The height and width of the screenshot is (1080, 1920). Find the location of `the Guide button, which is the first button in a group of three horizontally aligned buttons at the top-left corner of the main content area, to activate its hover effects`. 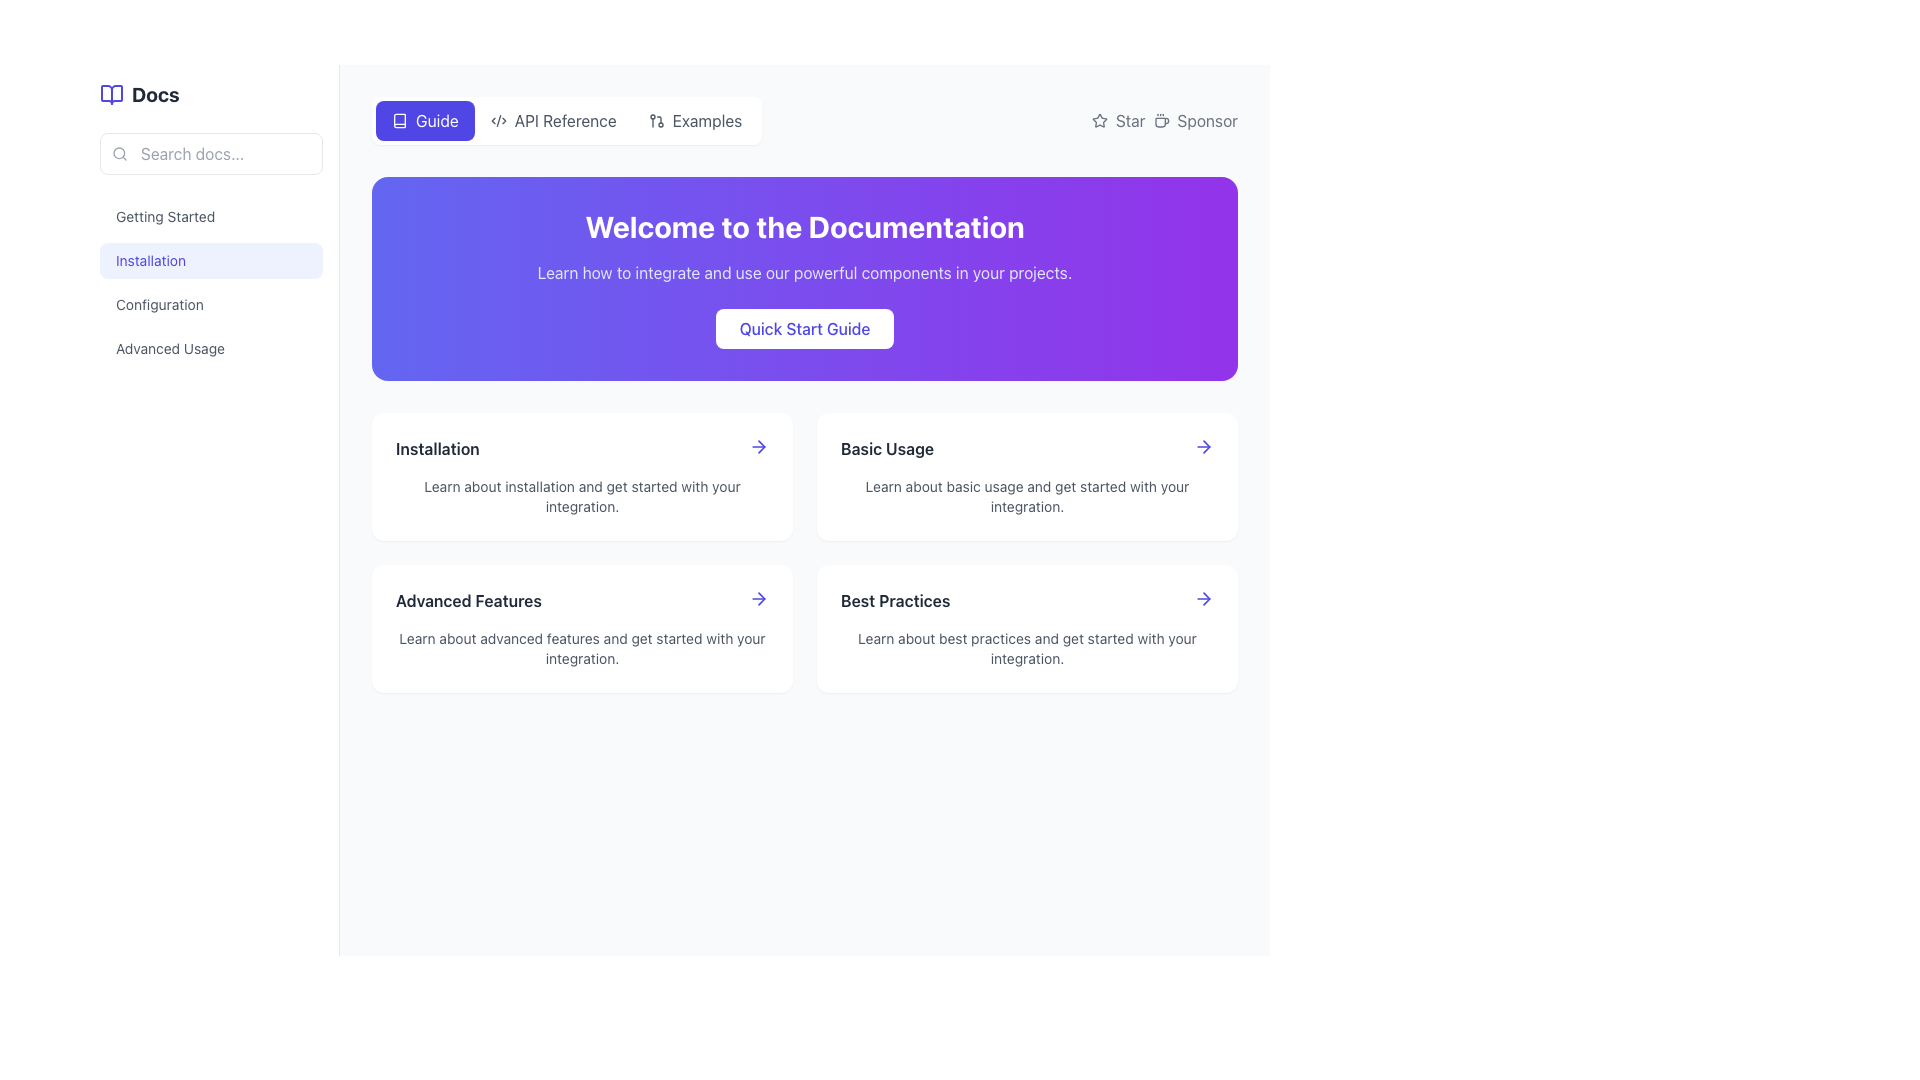

the Guide button, which is the first button in a group of three horizontally aligned buttons at the top-left corner of the main content area, to activate its hover effects is located at coordinates (424, 120).